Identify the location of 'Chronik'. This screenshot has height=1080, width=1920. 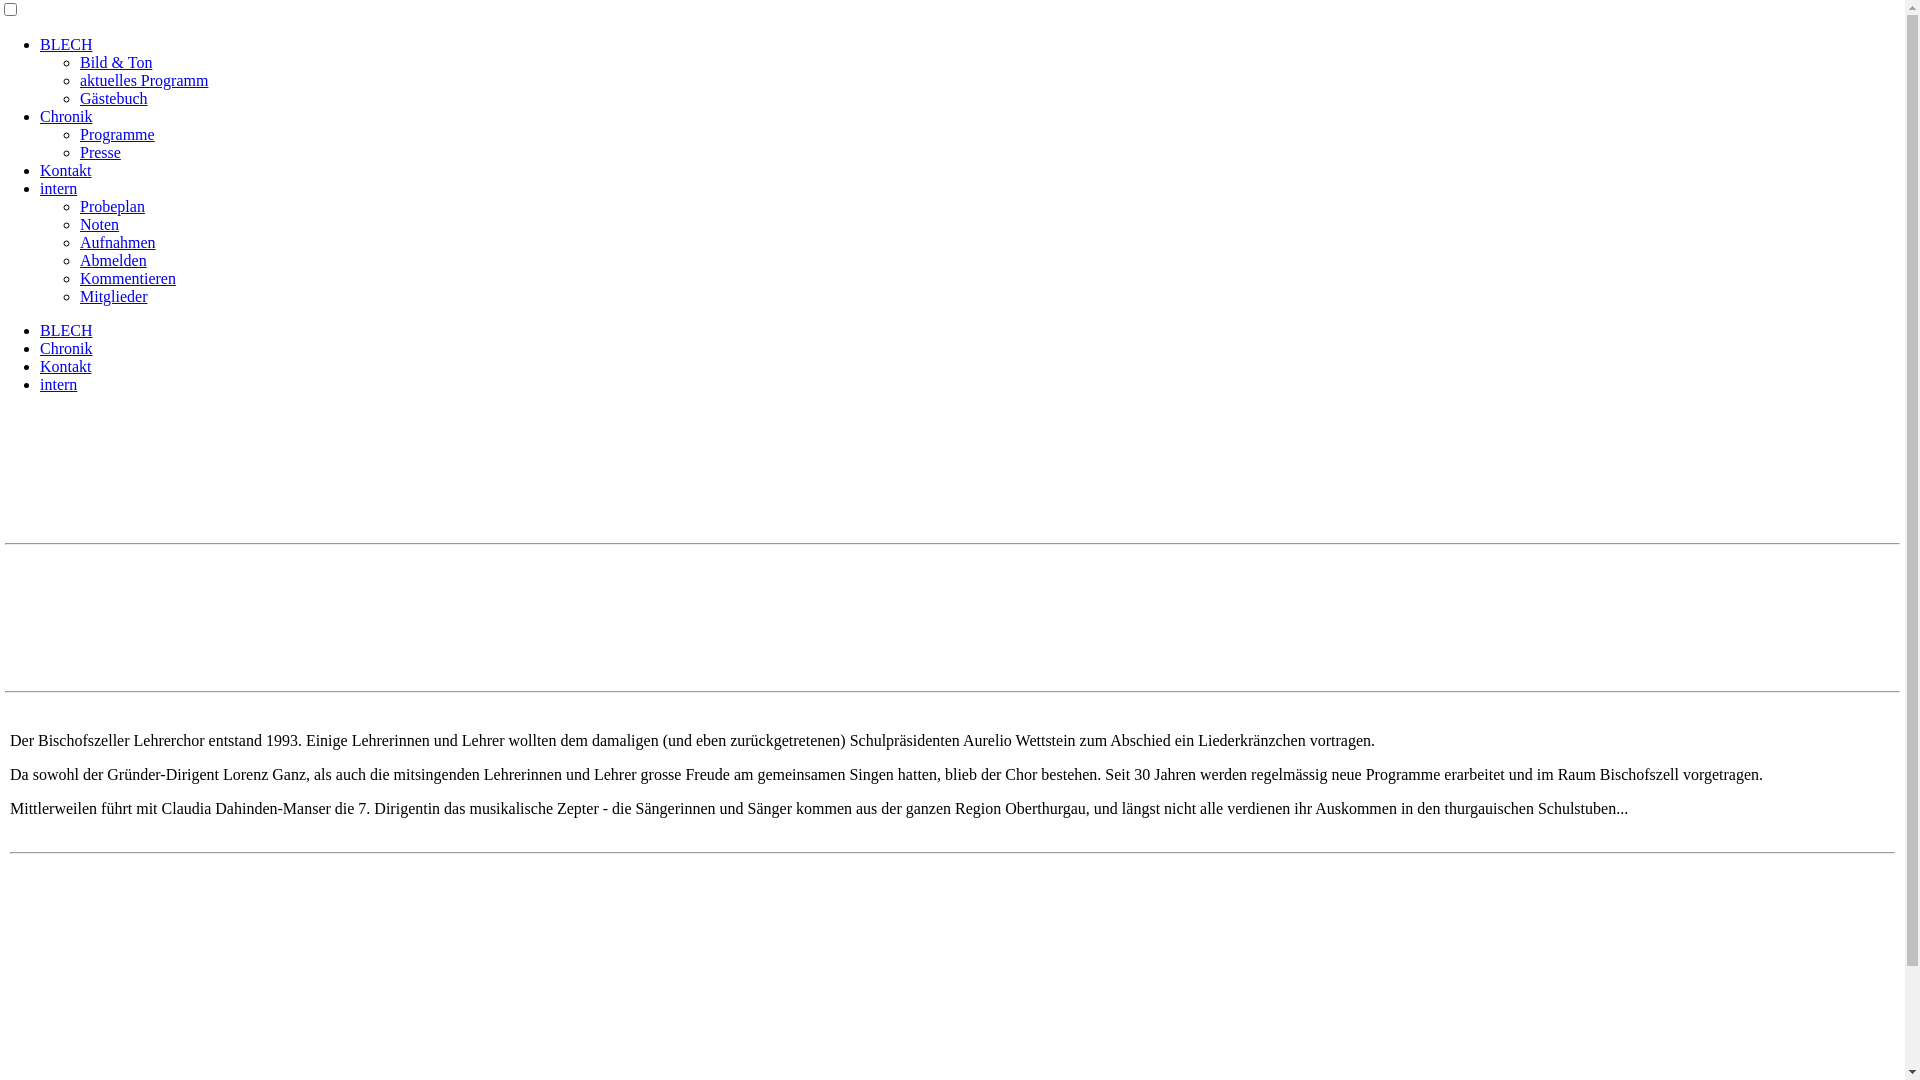
(66, 116).